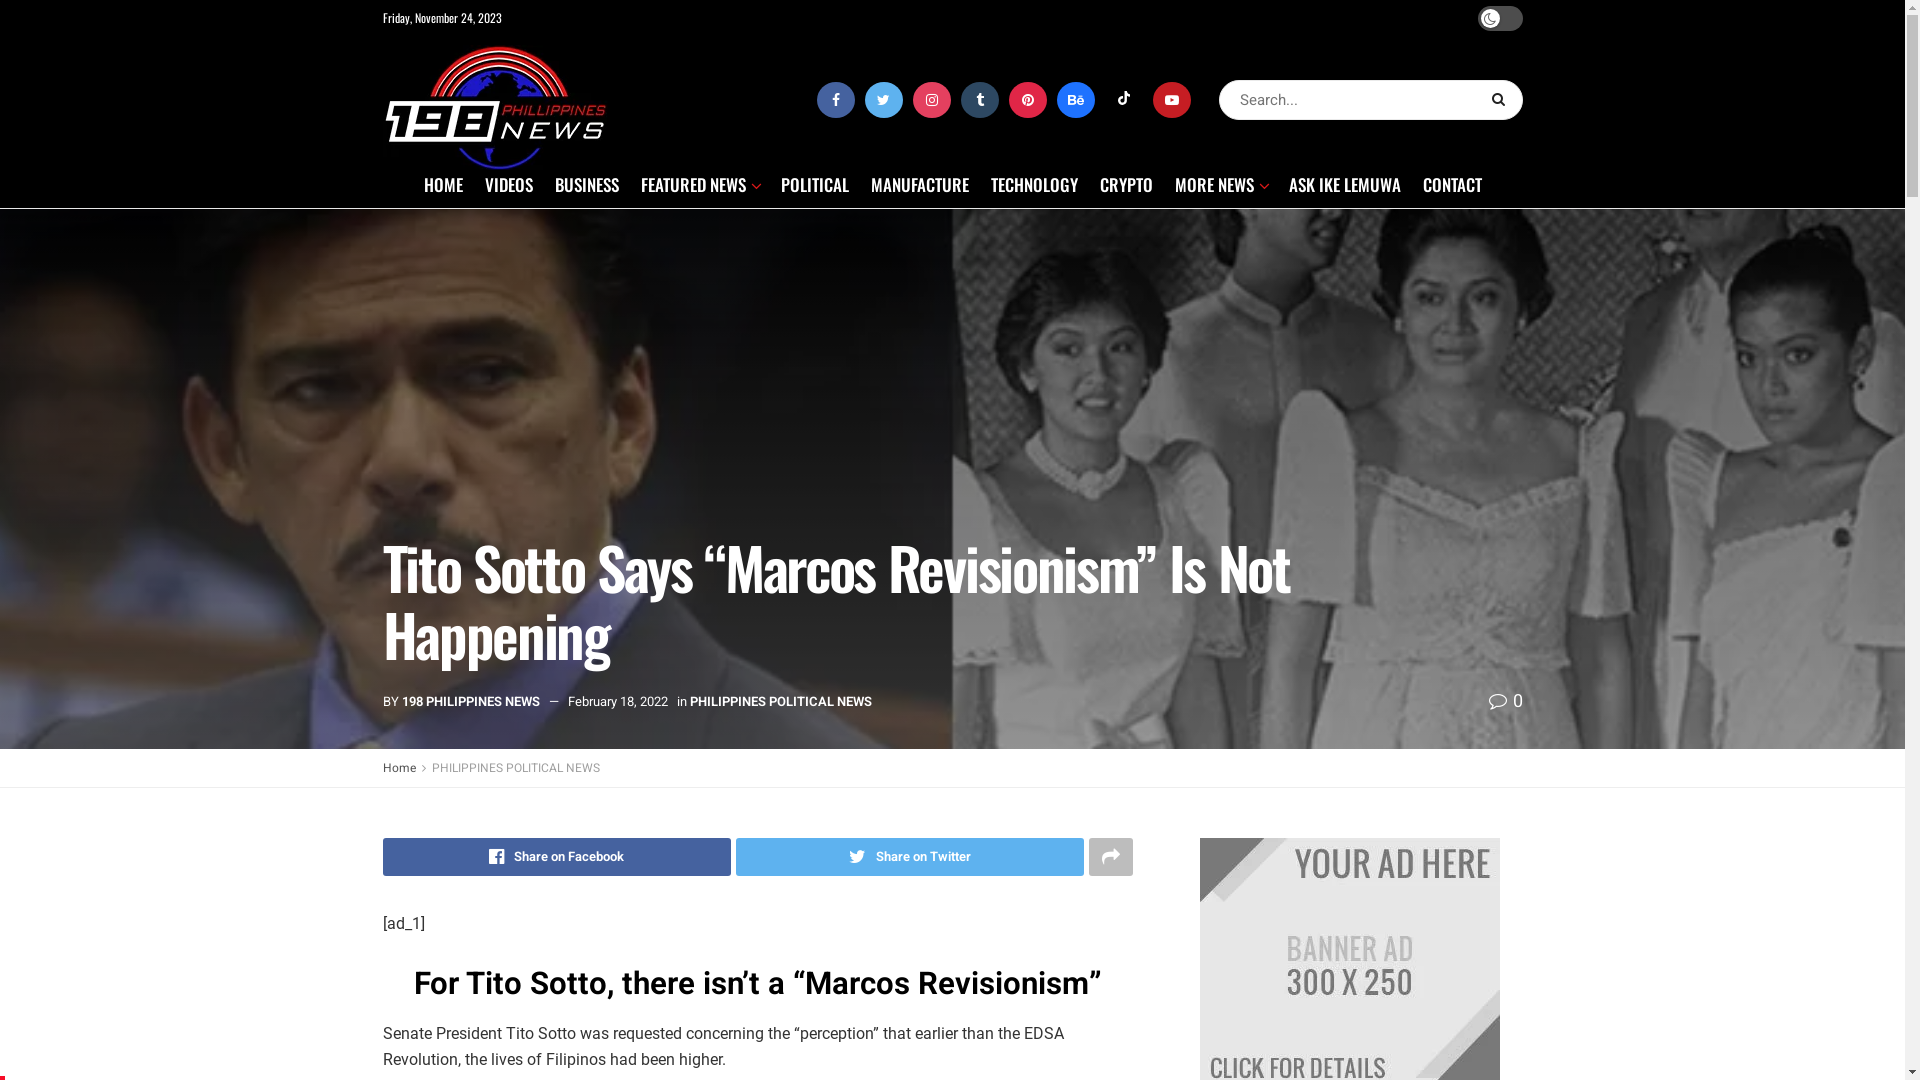 The height and width of the screenshot is (1080, 1920). Describe the element at coordinates (909, 855) in the screenshot. I see `'Share on Twitter'` at that location.